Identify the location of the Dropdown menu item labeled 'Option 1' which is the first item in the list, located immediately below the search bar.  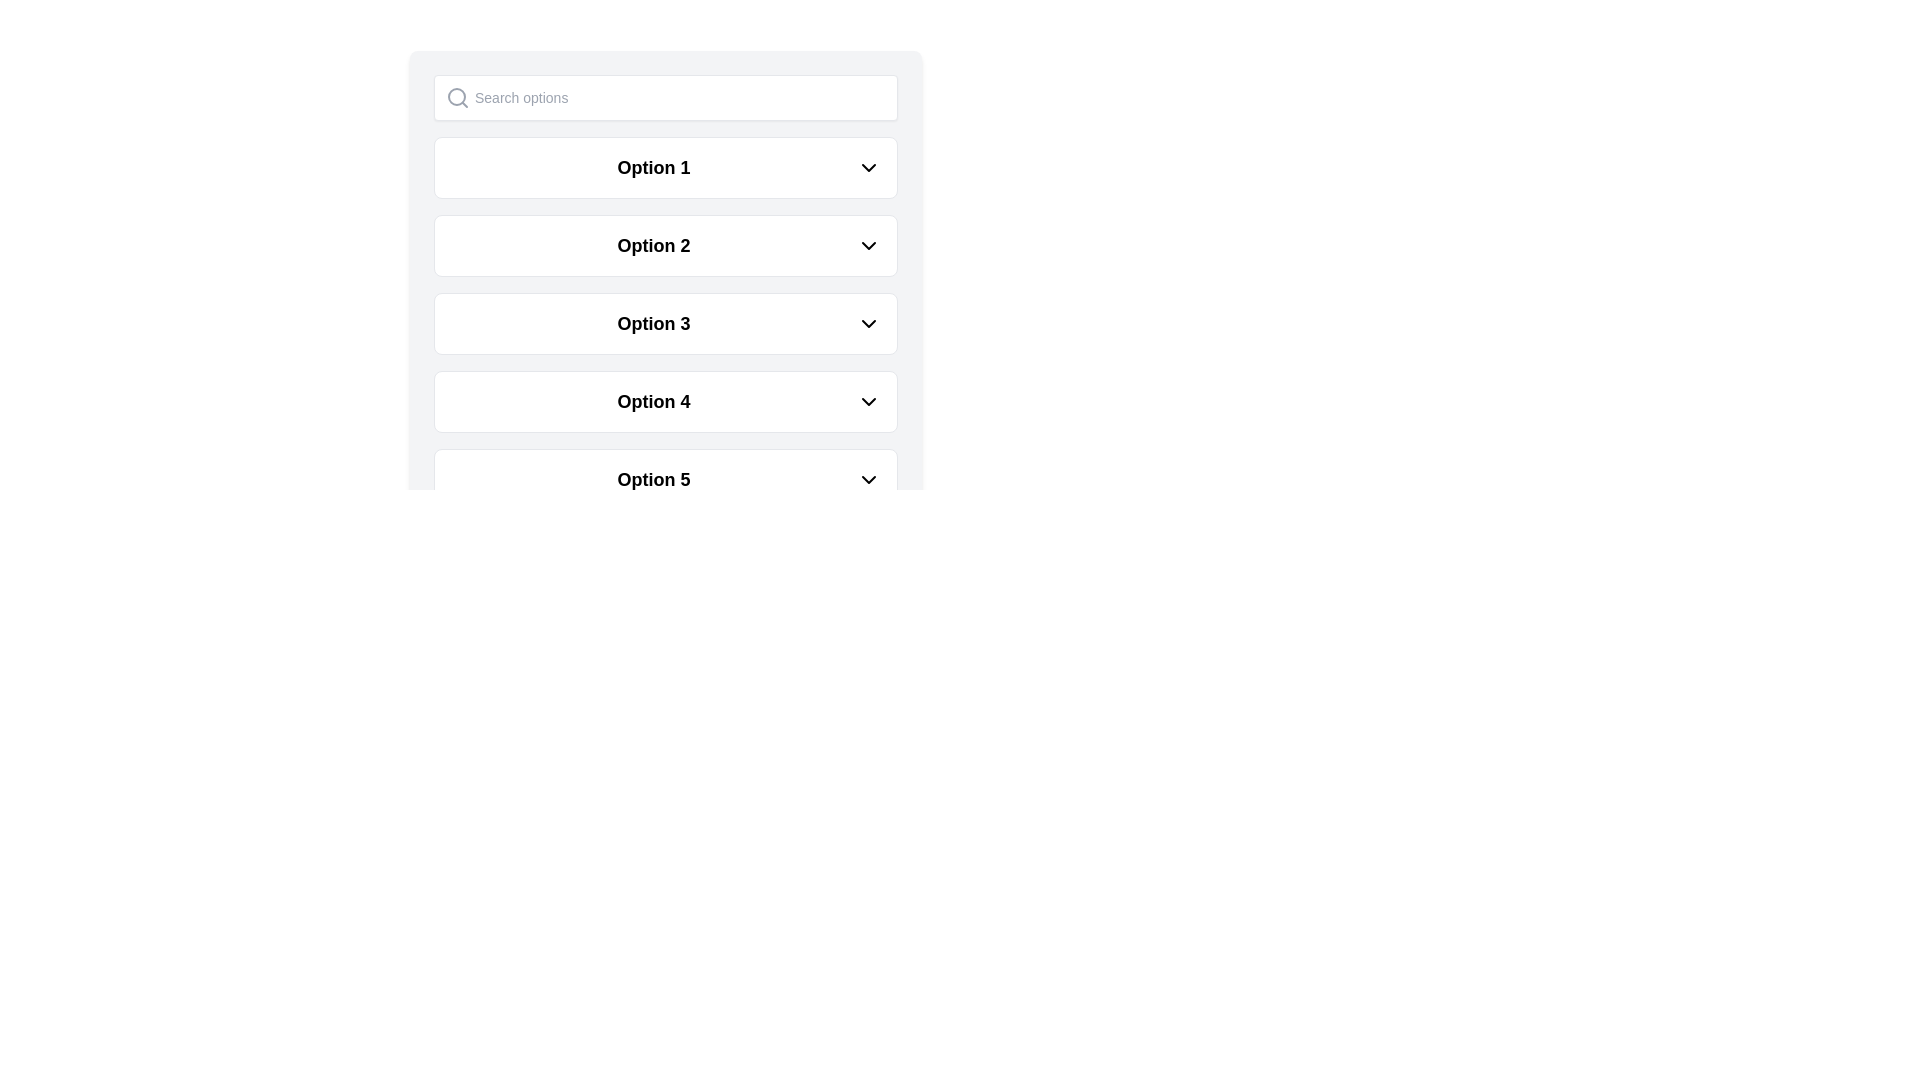
(666, 167).